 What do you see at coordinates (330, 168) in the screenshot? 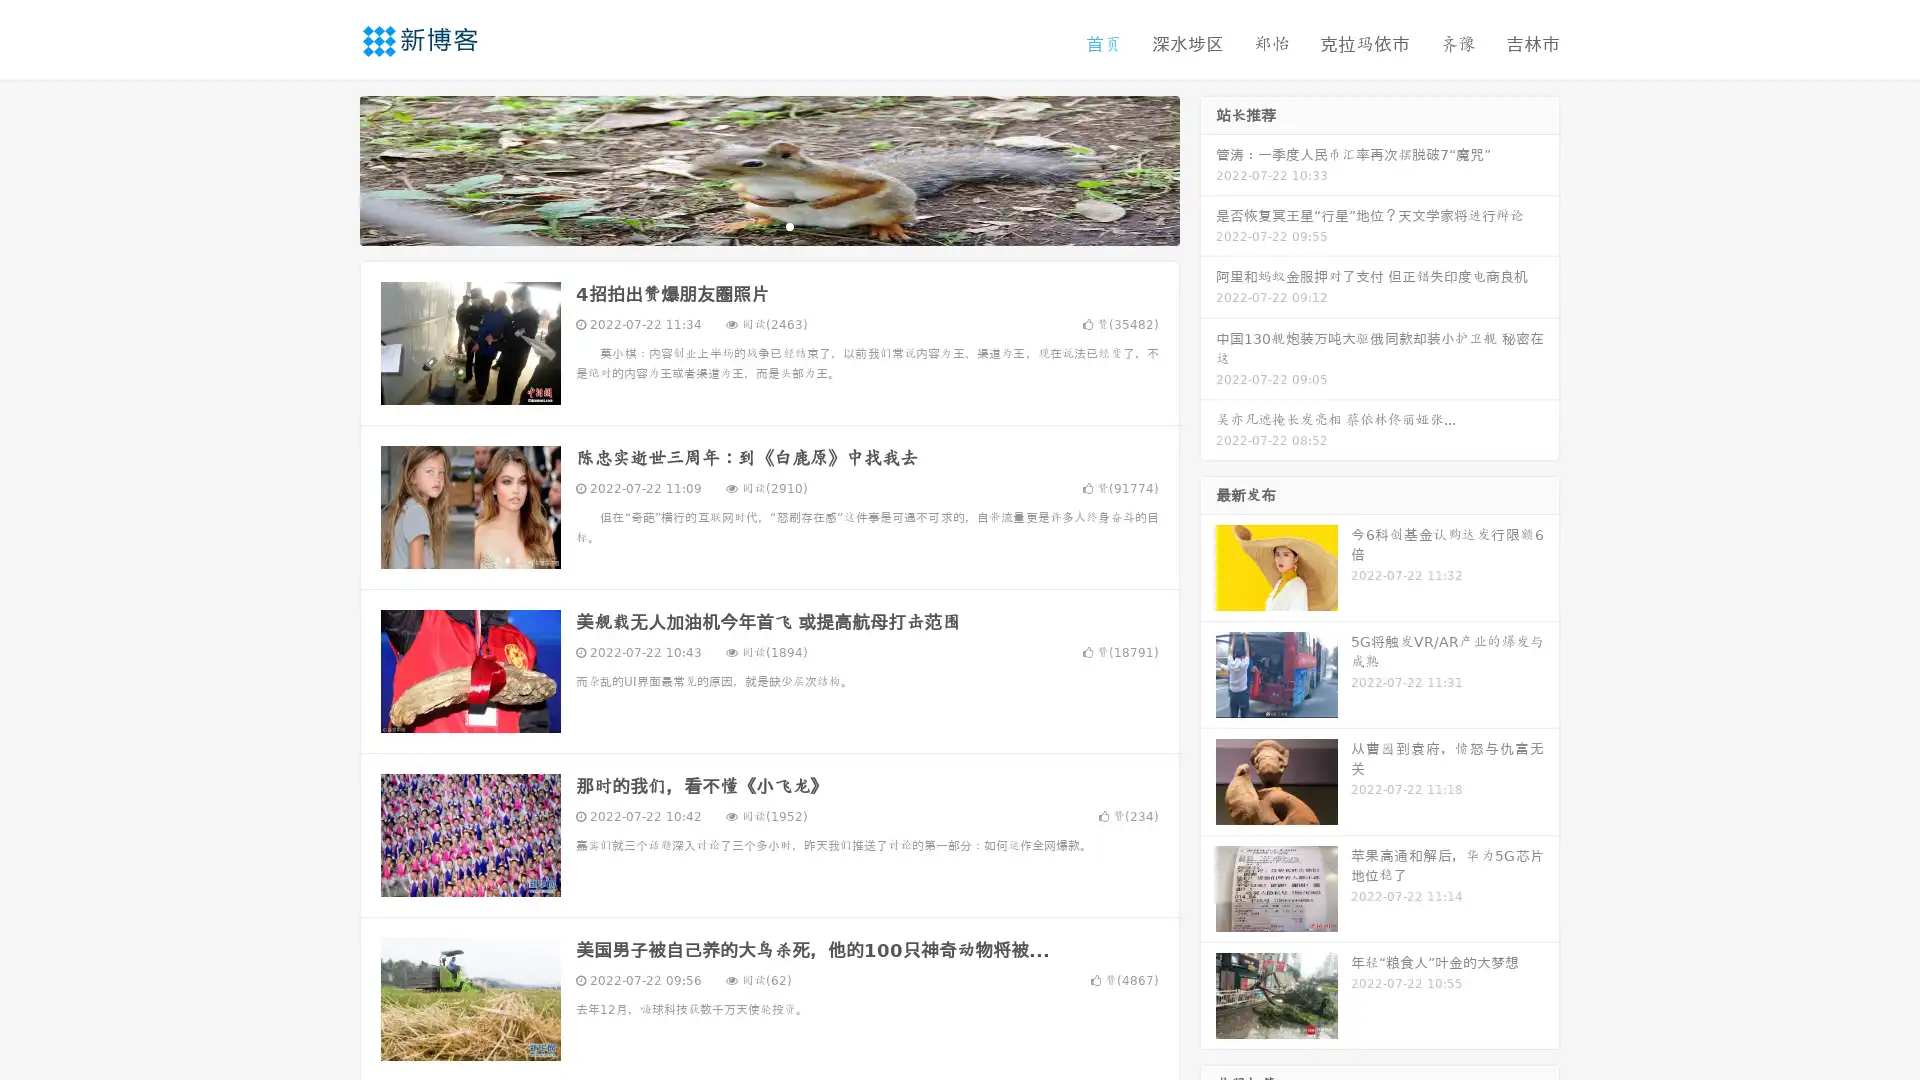
I see `Previous slide` at bounding box center [330, 168].